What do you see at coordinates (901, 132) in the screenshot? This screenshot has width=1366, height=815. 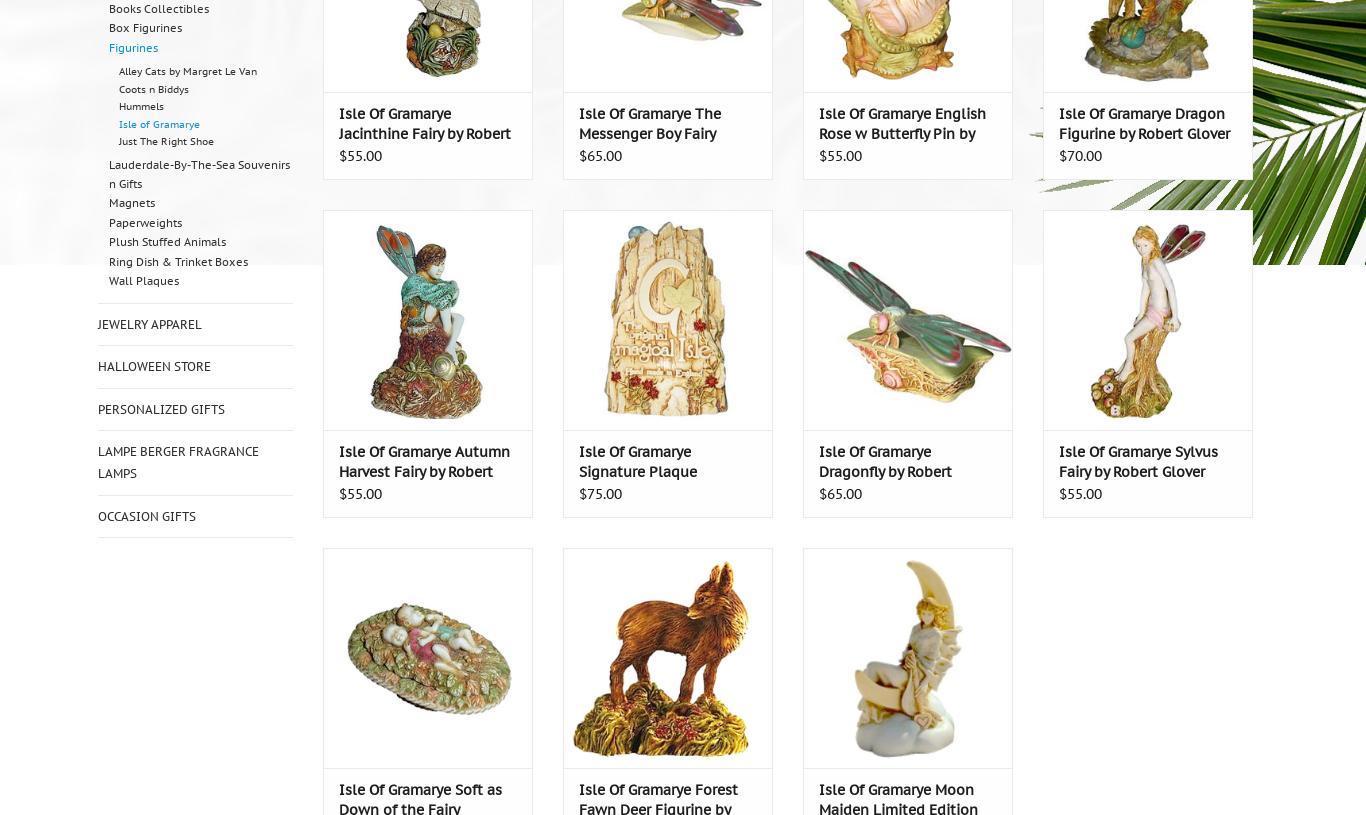 I see `'Isle Of Gramarye English Rose w Butterfly Pin by Robert Glover'` at bounding box center [901, 132].